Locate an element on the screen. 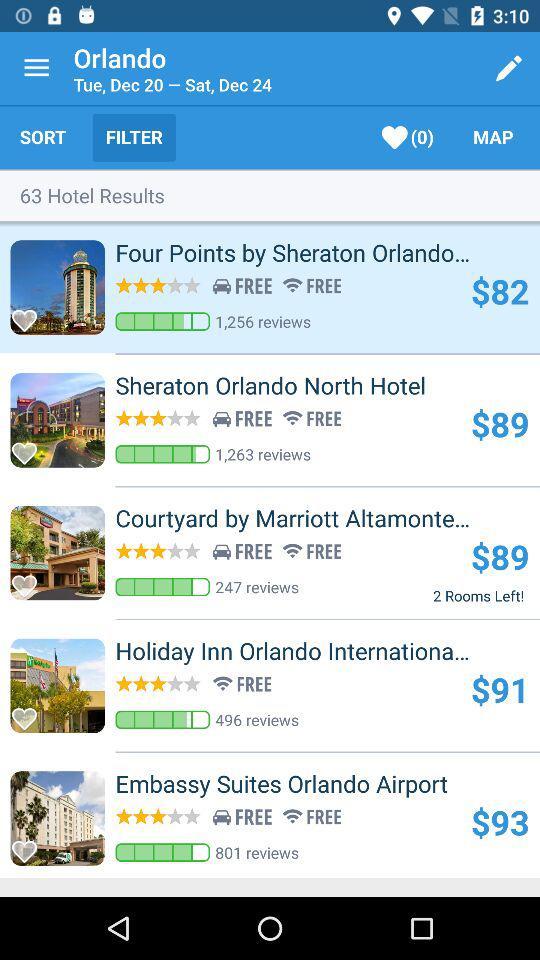 Image resolution: width=540 pixels, height=960 pixels. $91 item is located at coordinates (499, 689).